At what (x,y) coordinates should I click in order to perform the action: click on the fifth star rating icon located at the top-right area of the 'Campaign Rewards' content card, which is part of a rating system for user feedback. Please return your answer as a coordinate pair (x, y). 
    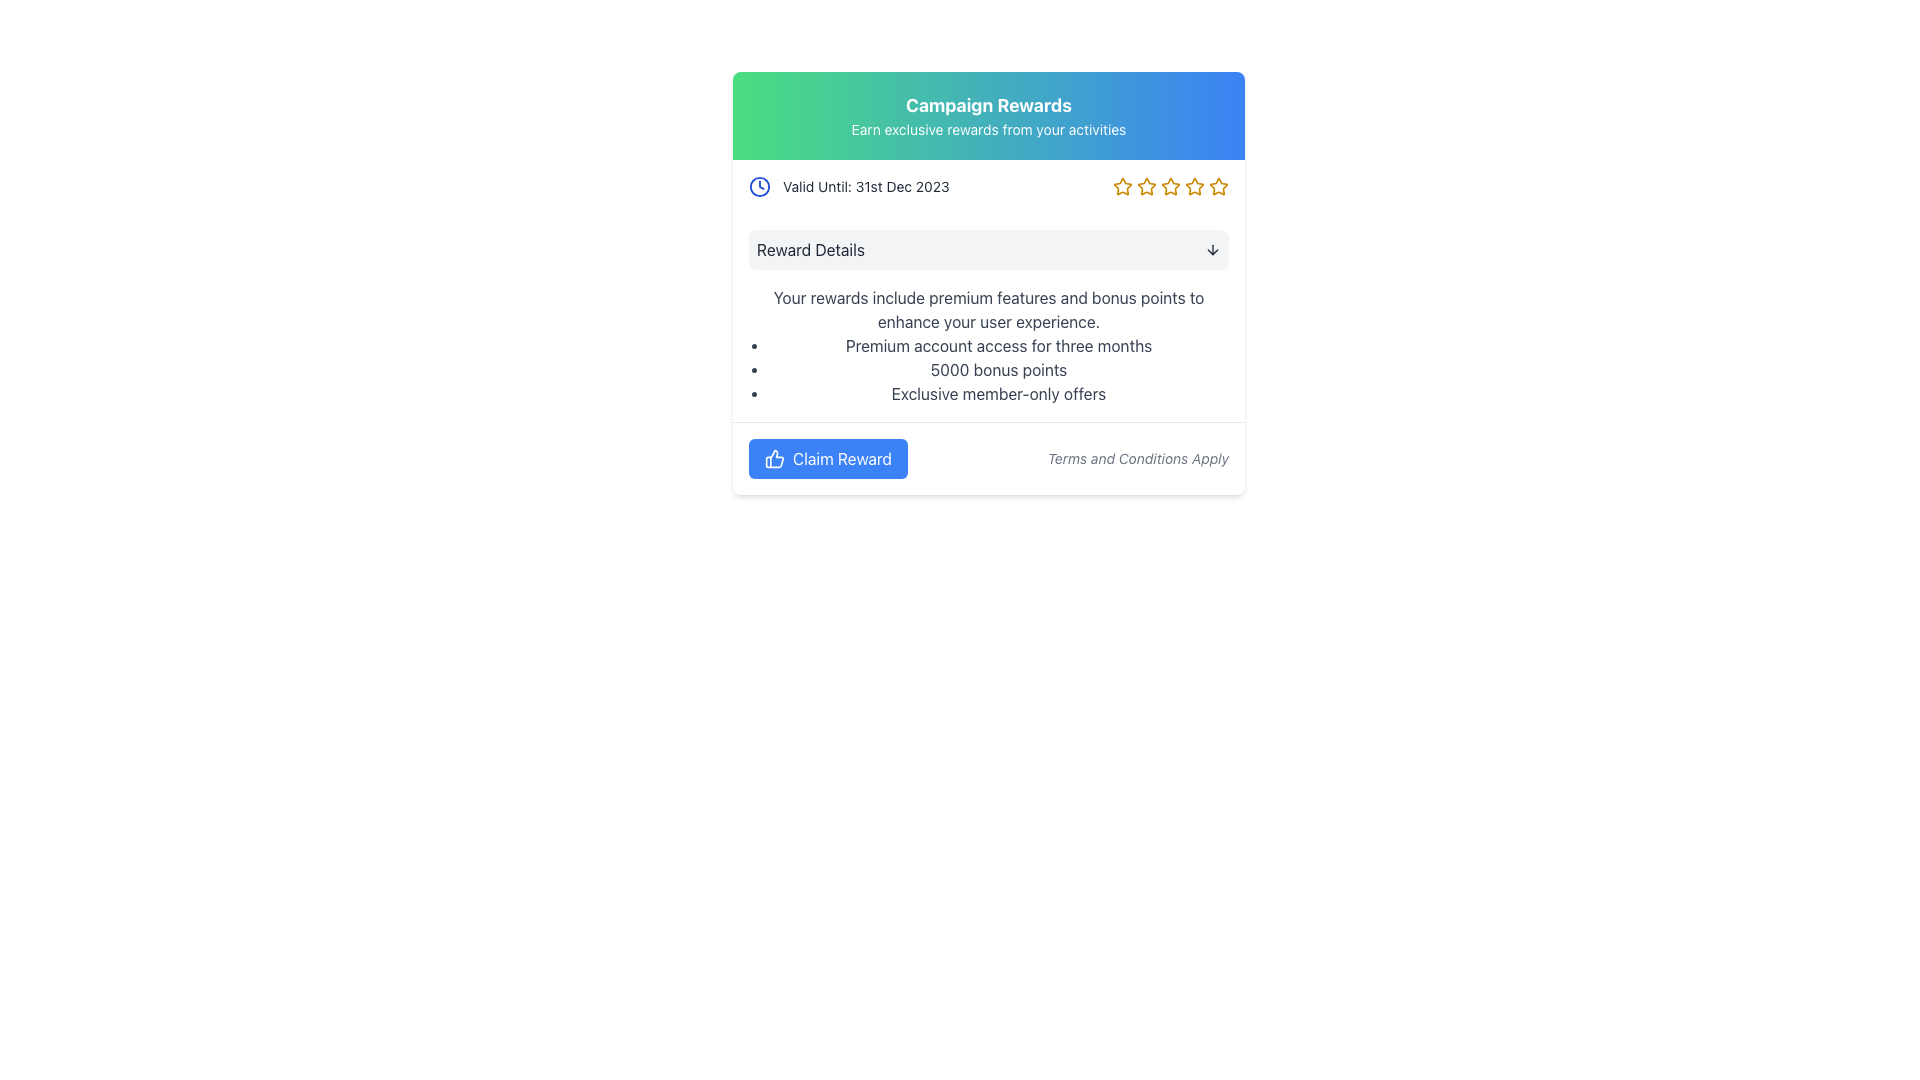
    Looking at the image, I should click on (1195, 186).